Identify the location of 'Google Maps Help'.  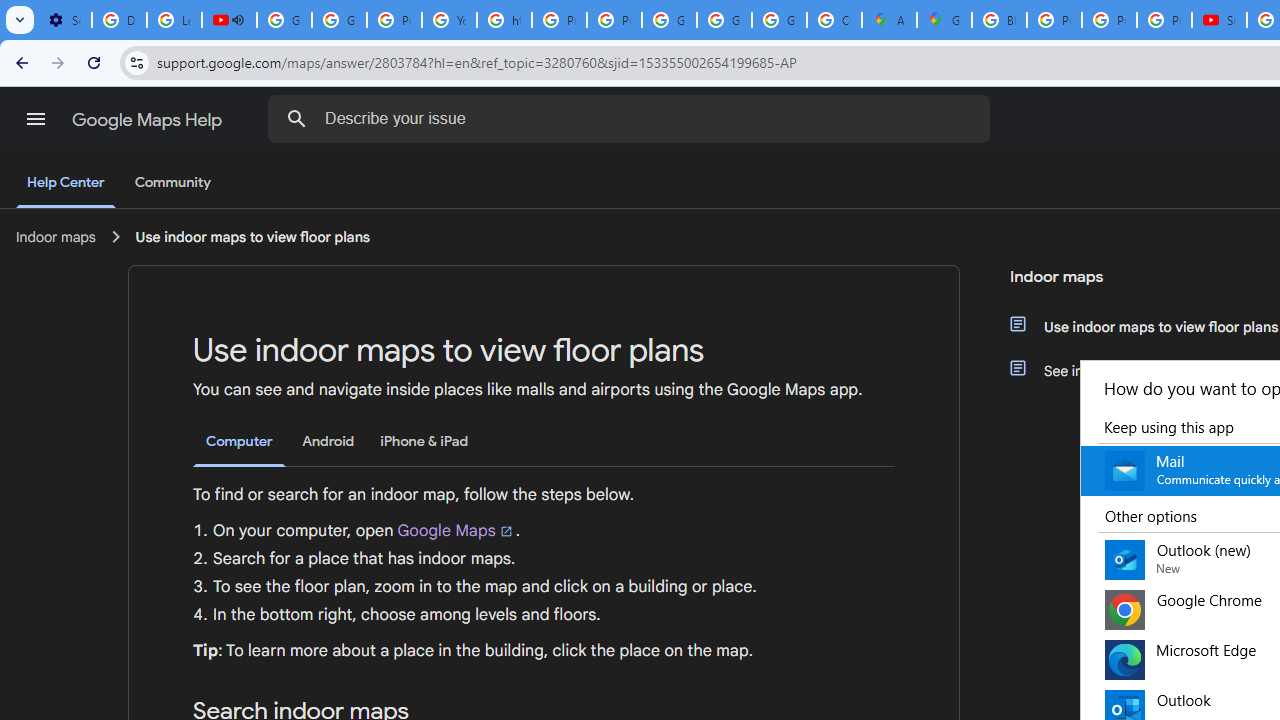
(148, 119).